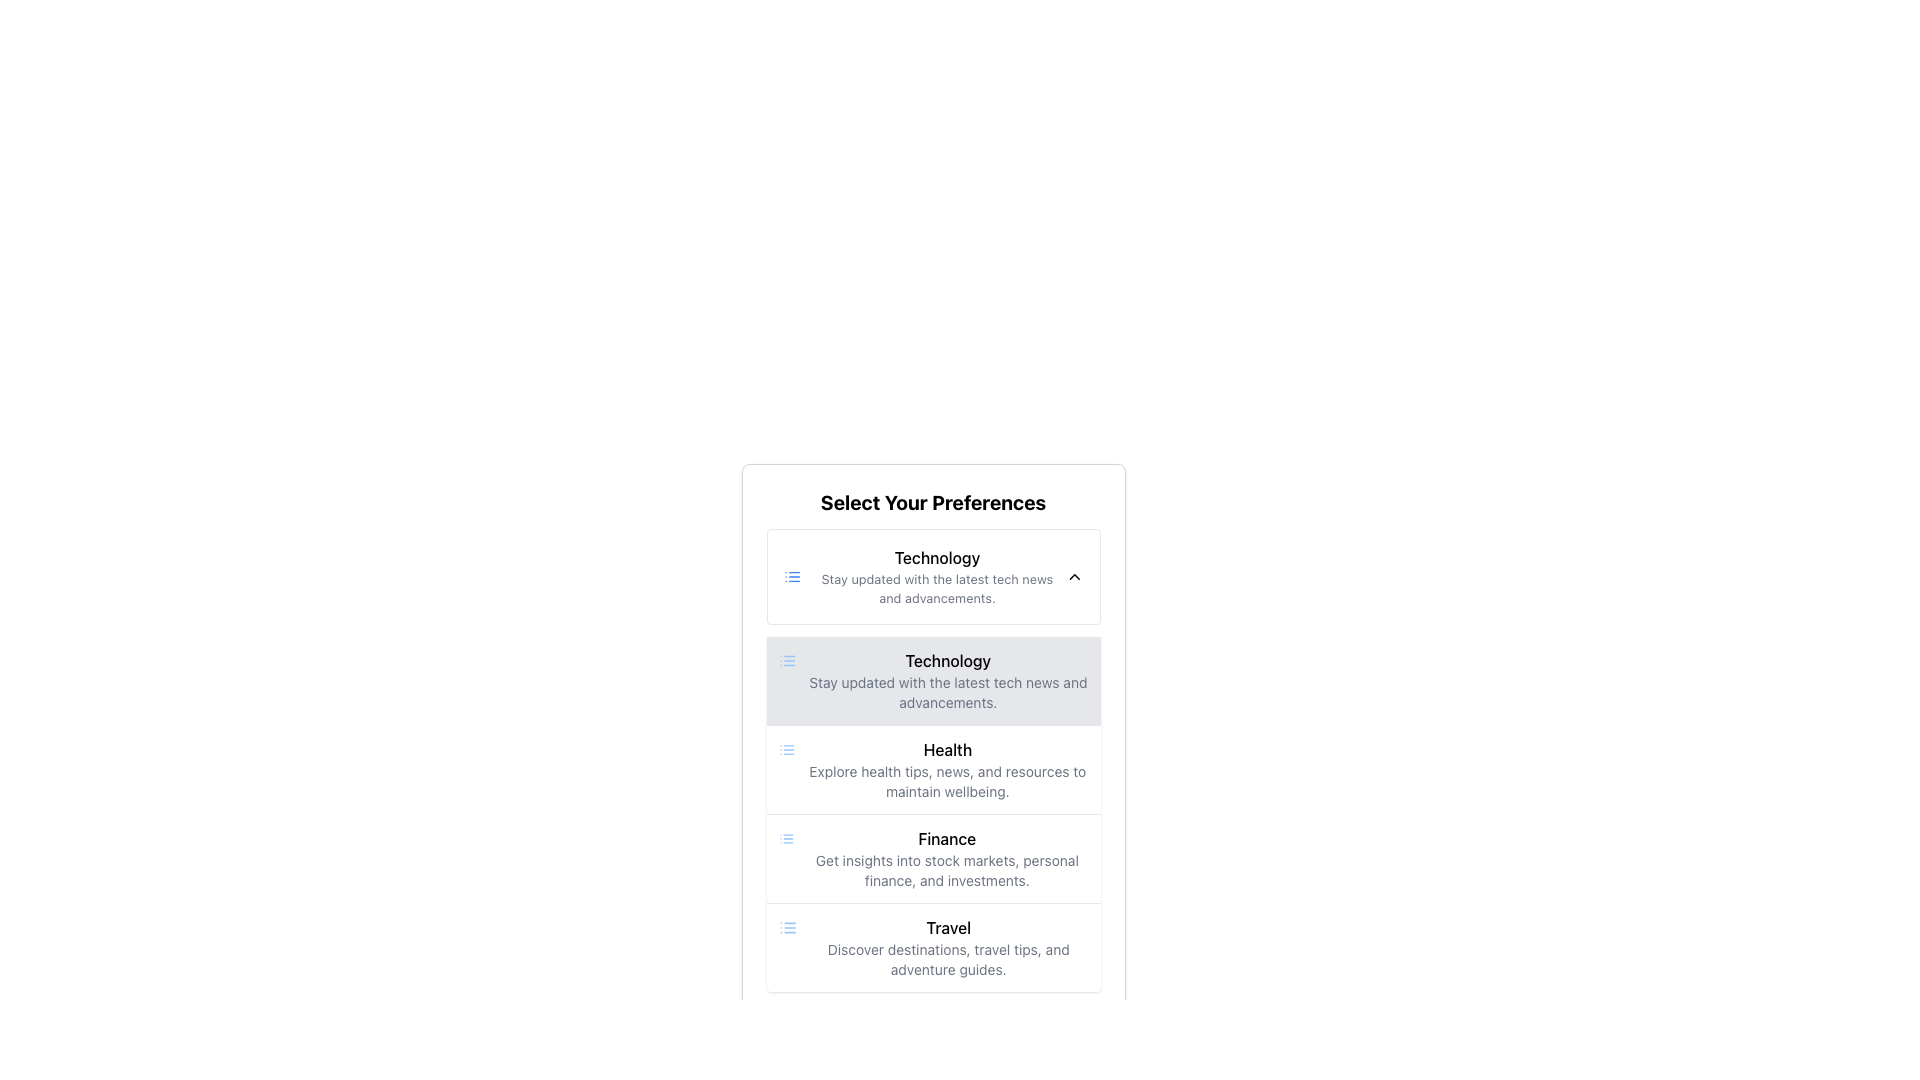  Describe the element at coordinates (932, 857) in the screenshot. I see `the third item in the selectable list titled 'Select Your Preferences', which provides information about finance-related content, positioned between 'Health' and 'Travel'` at that location.